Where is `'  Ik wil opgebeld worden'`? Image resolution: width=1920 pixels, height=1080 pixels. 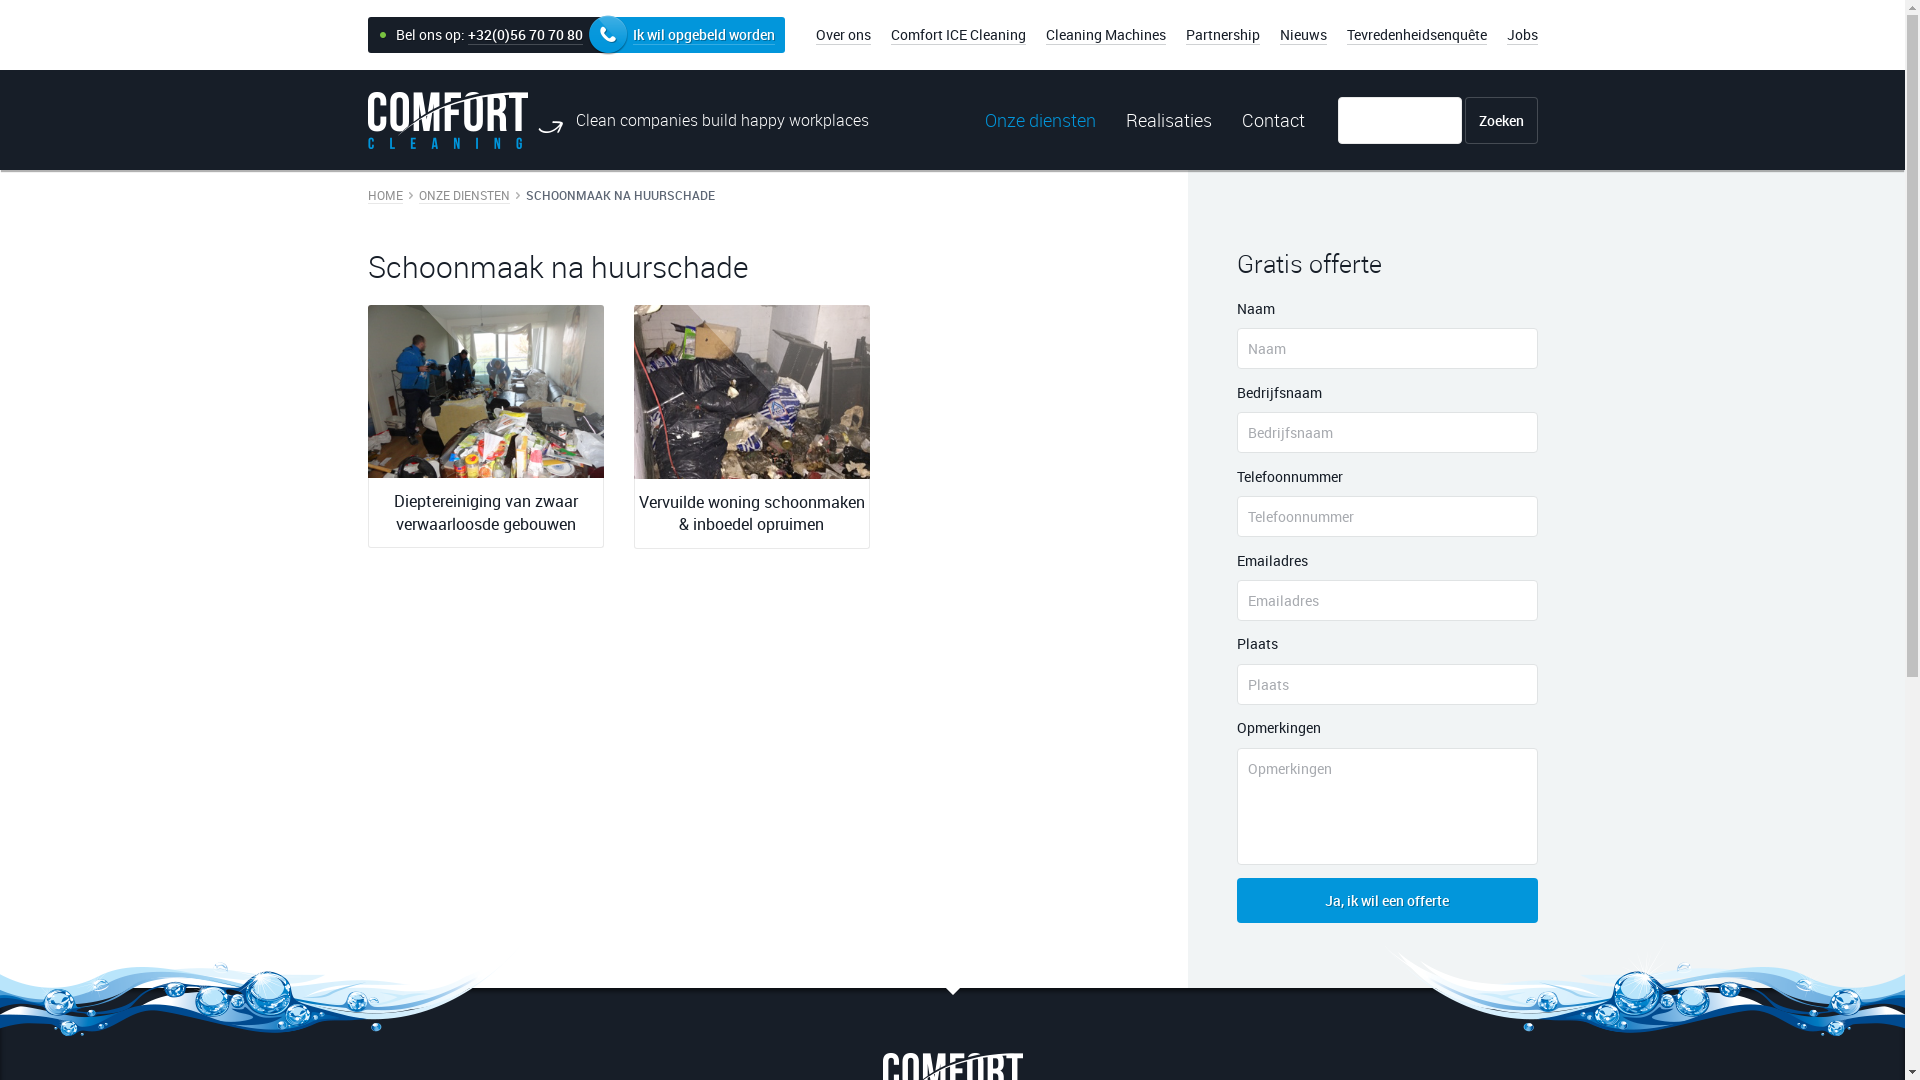
'  Ik wil opgebeld worden' is located at coordinates (607, 35).